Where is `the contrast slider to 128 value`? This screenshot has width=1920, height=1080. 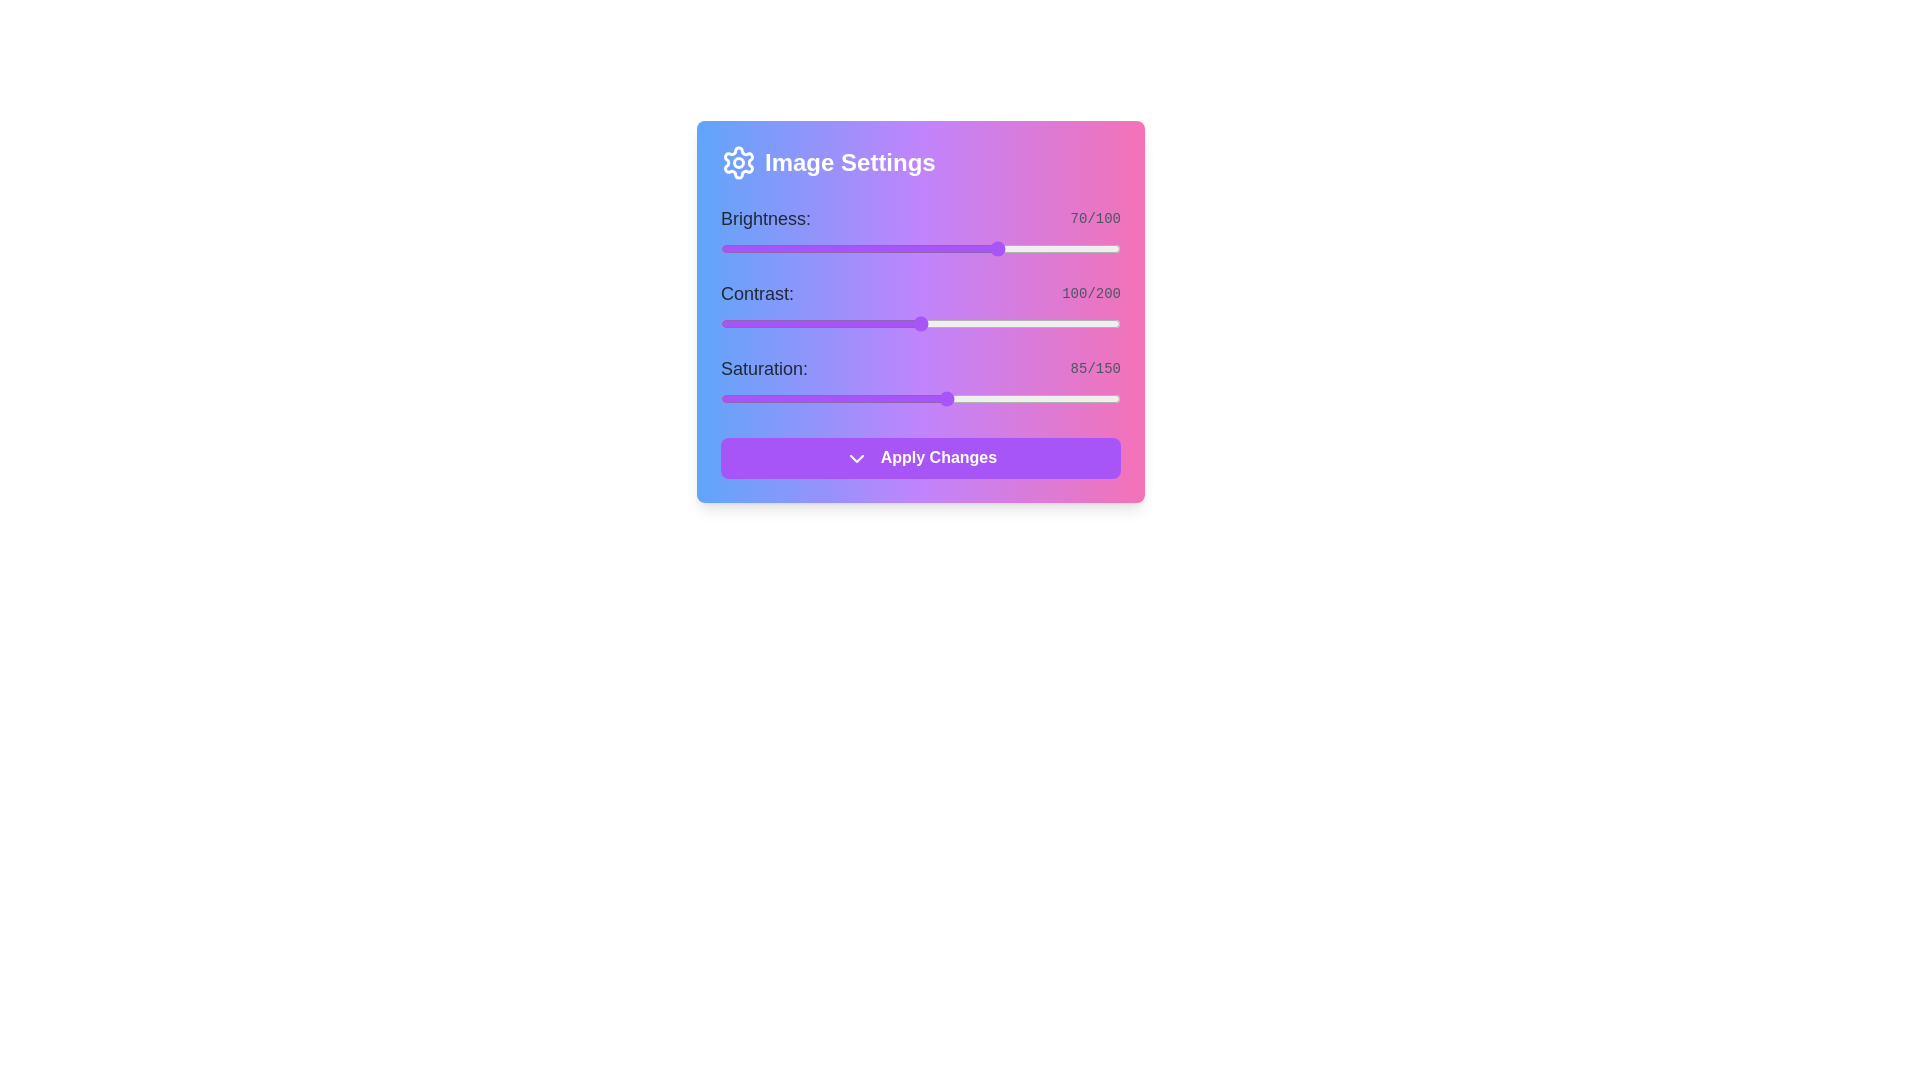 the contrast slider to 128 value is located at coordinates (977, 323).